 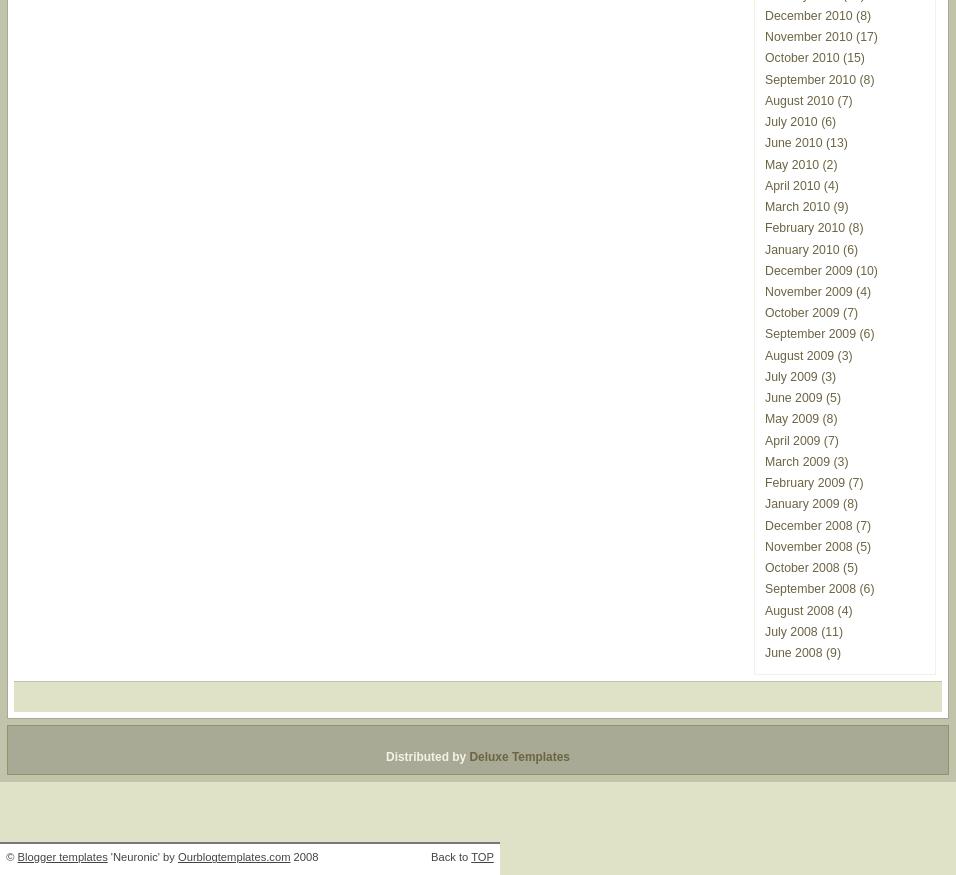 I want to click on 'Blogger templates', so click(x=61, y=856).